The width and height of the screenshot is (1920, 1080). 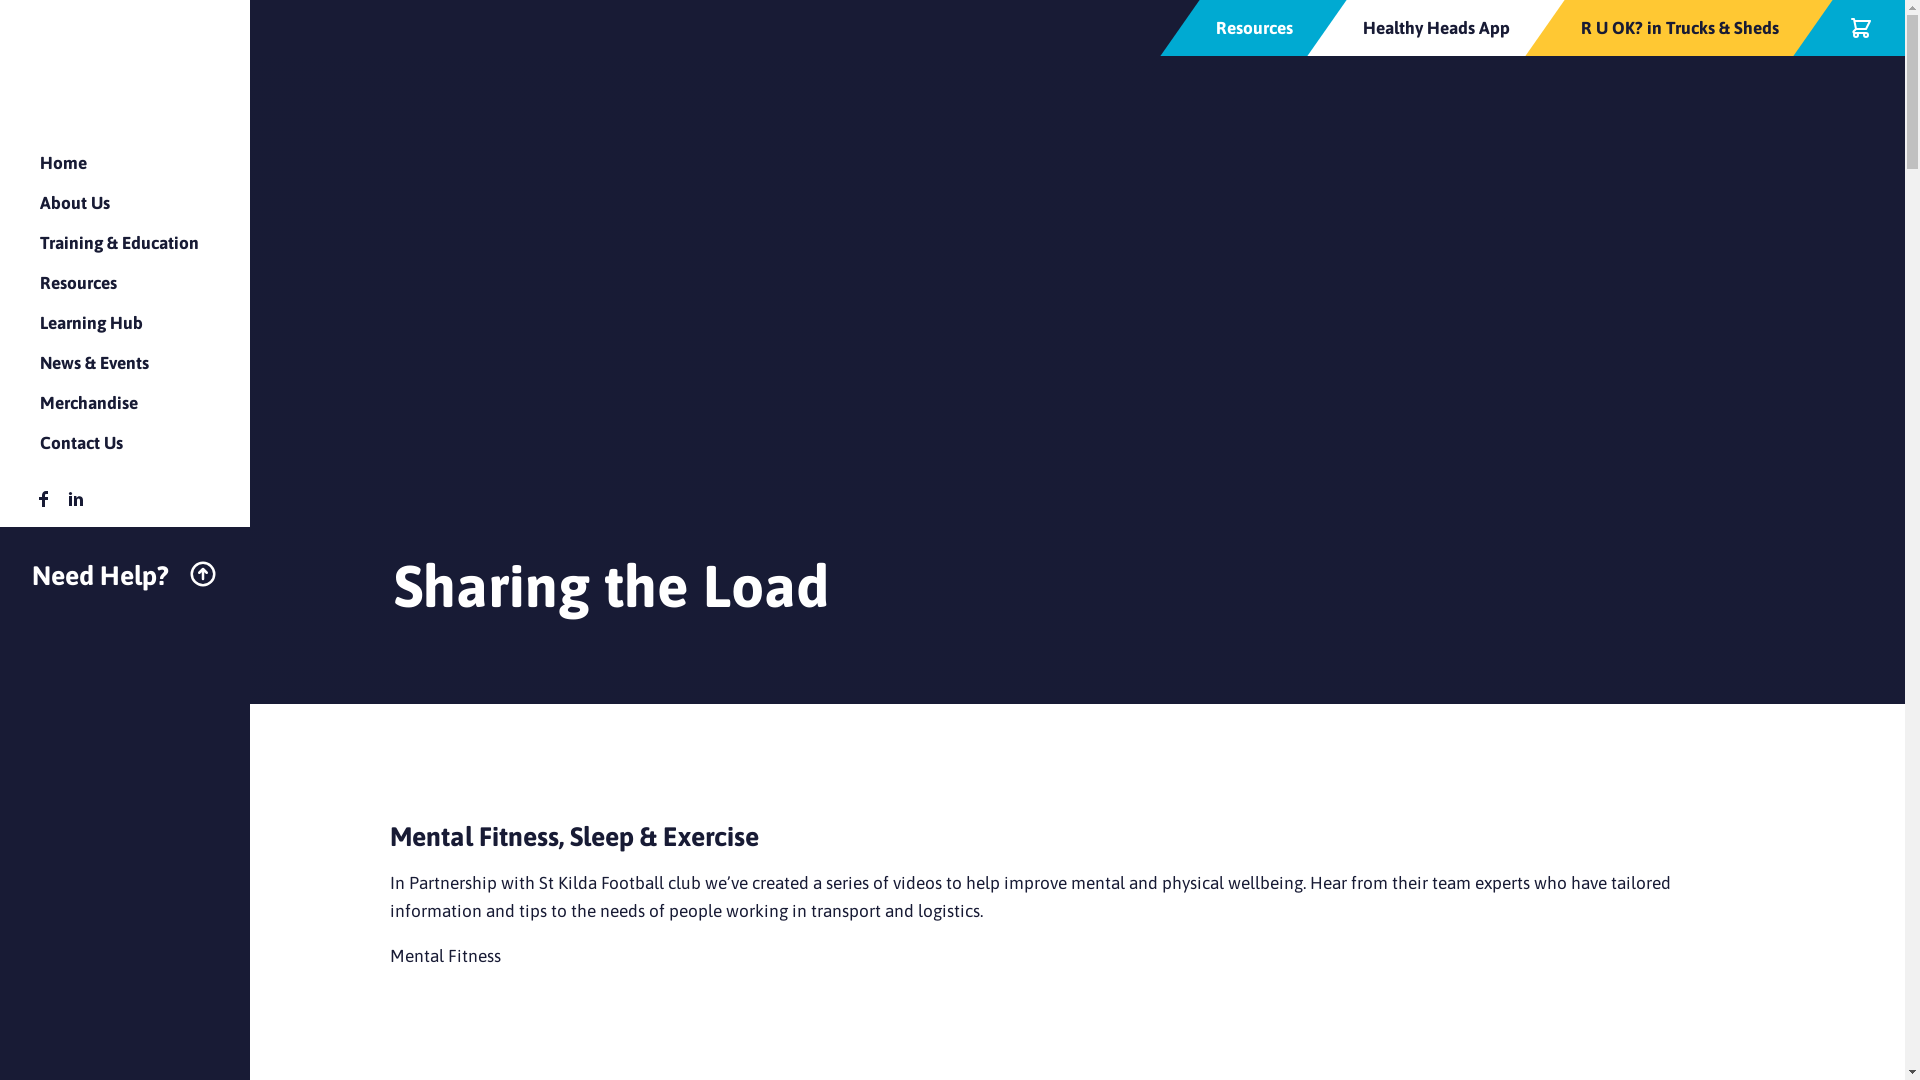 What do you see at coordinates (32, 242) in the screenshot?
I see `'Training & Education'` at bounding box center [32, 242].